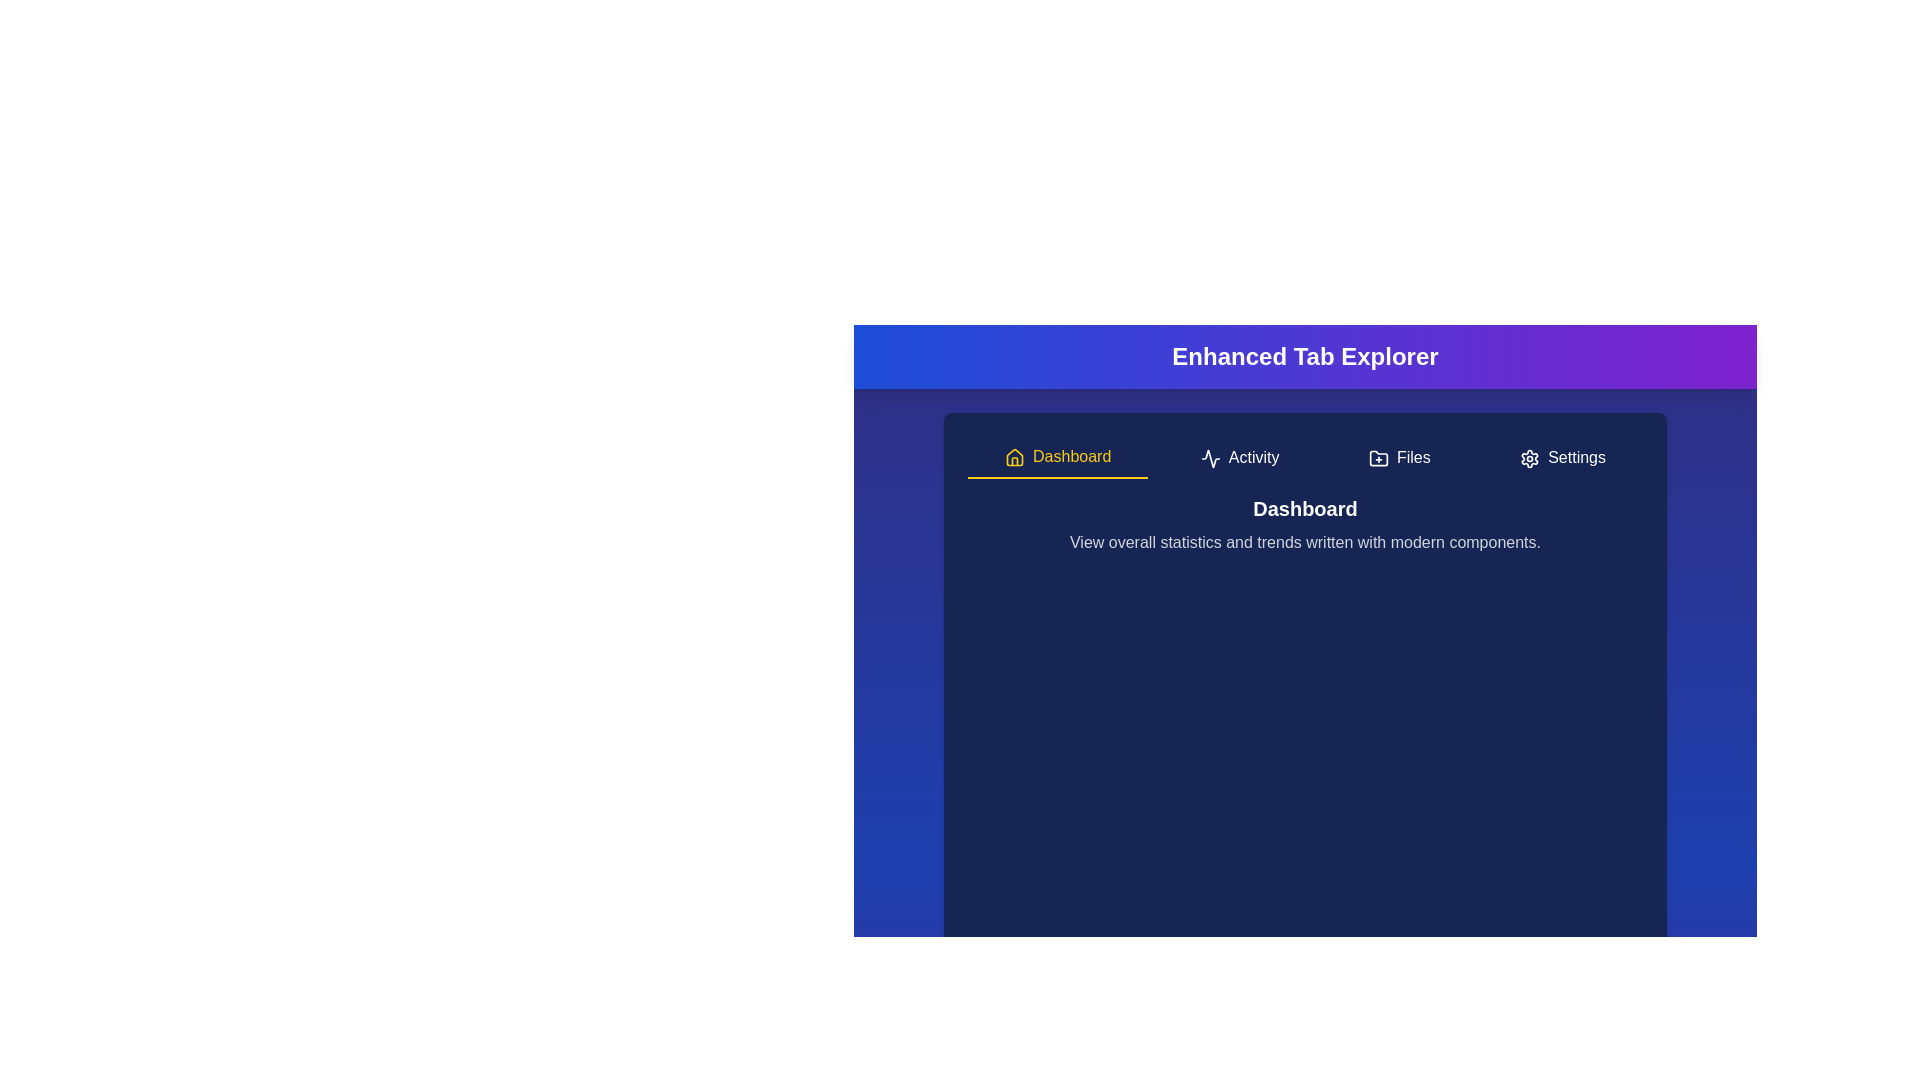 This screenshot has height=1080, width=1920. Describe the element at coordinates (1057, 458) in the screenshot. I see `the Dashboard tab to navigate to it` at that location.